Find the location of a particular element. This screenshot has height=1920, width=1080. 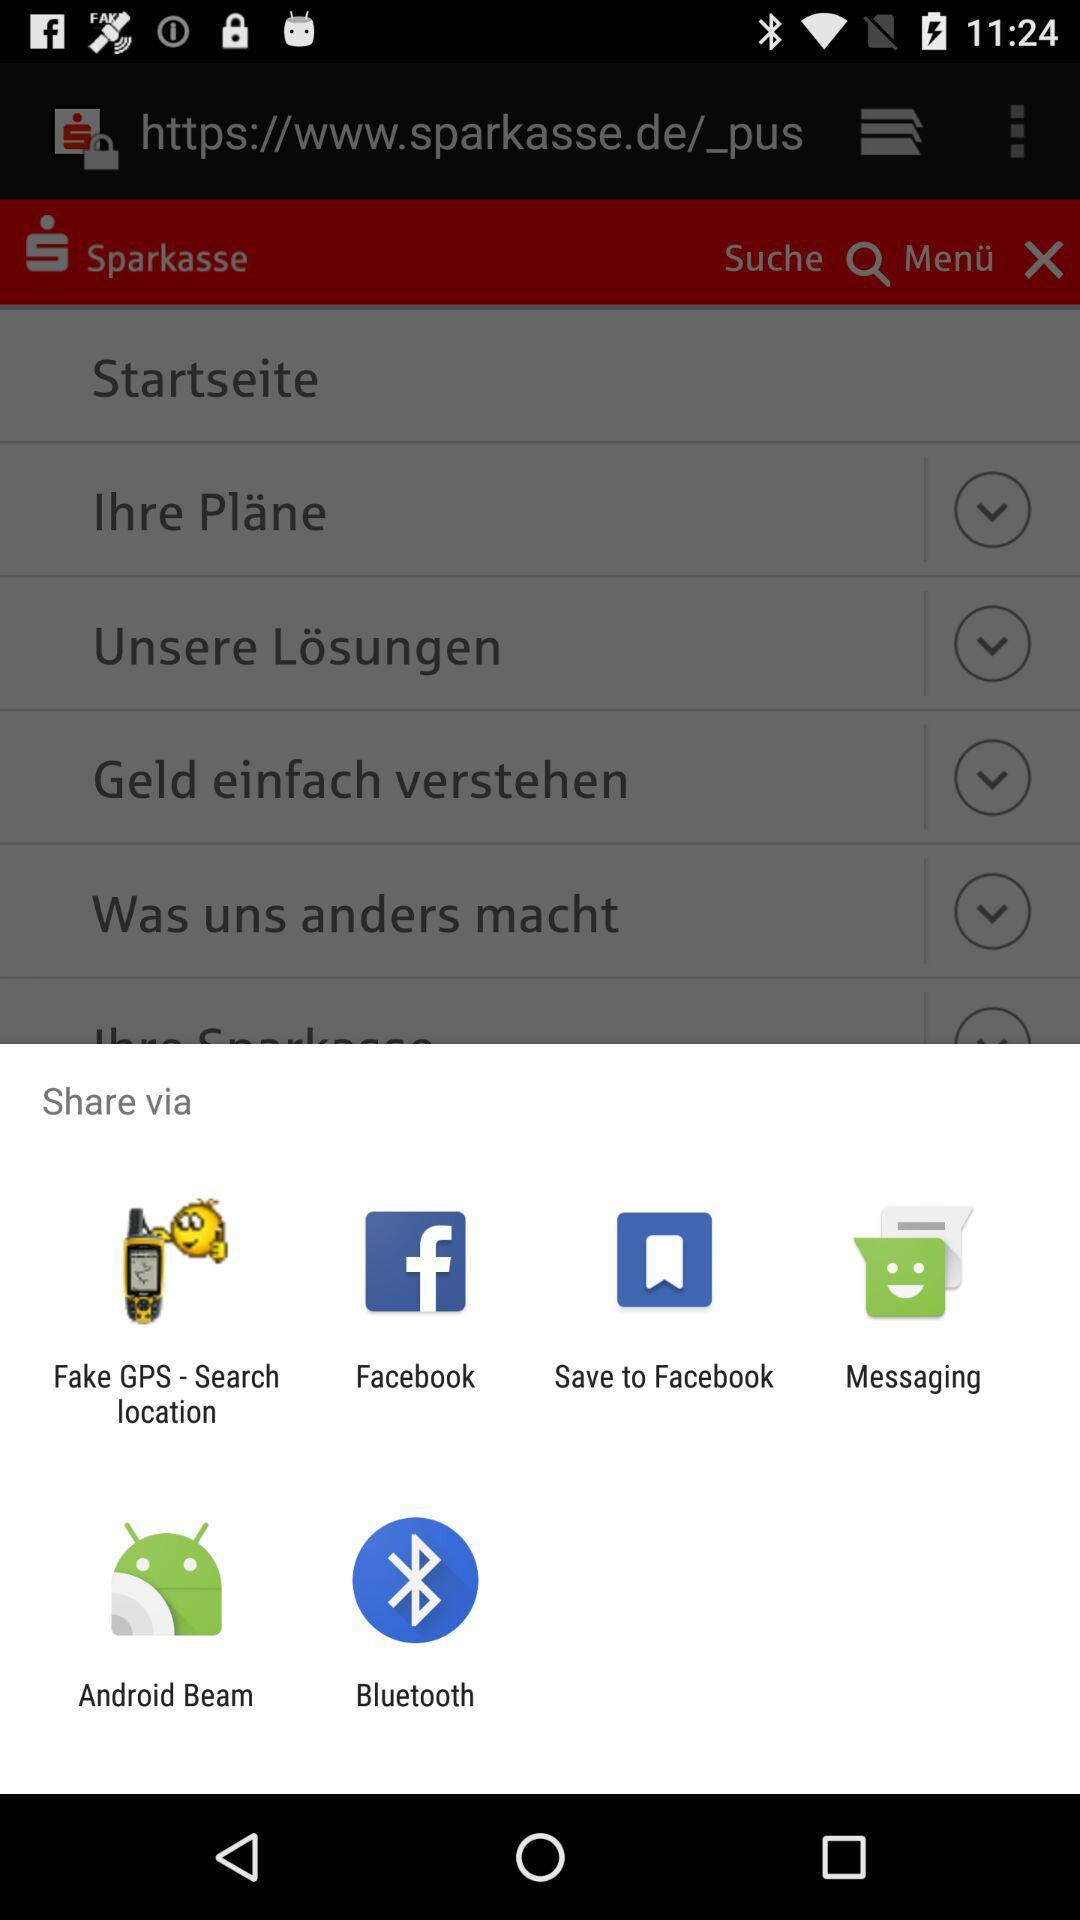

the icon next to android beam item is located at coordinates (414, 1711).